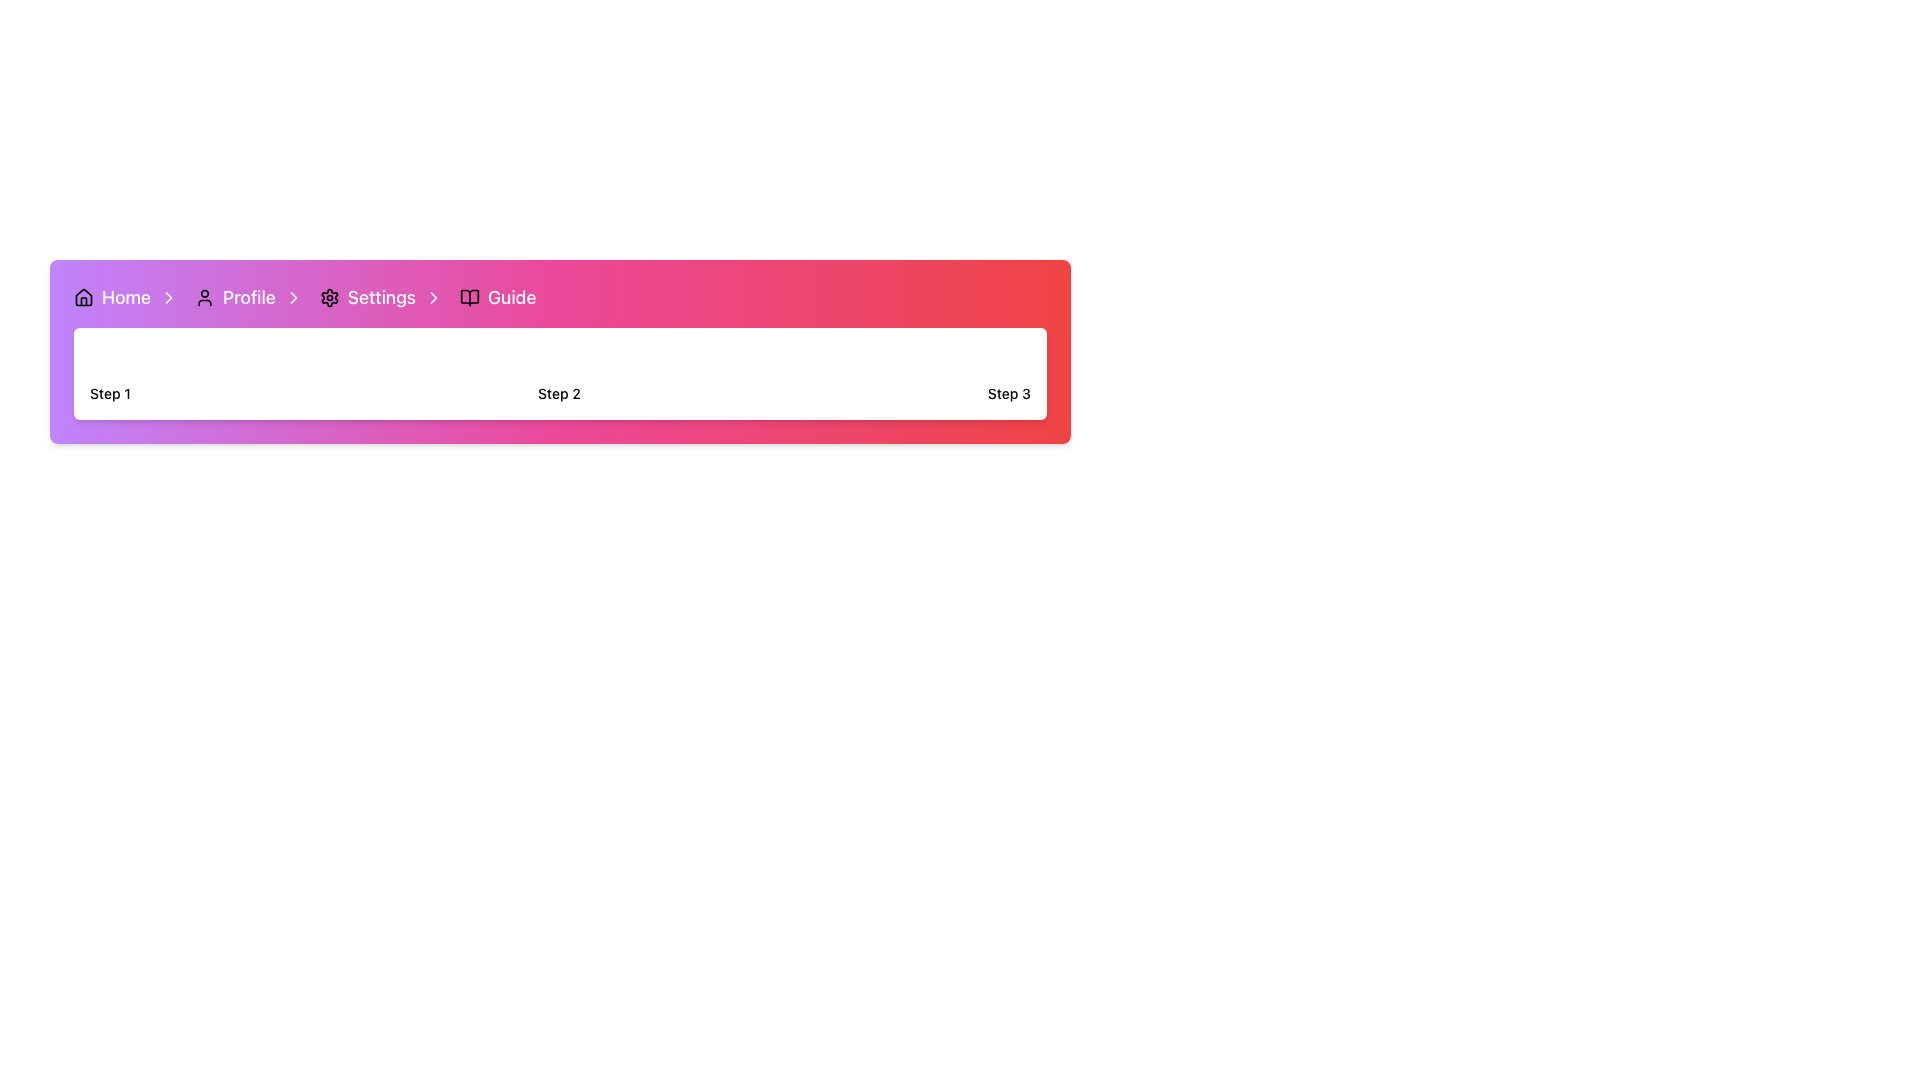 The height and width of the screenshot is (1080, 1920). I want to click on the SVG graphical icon associated with the 'Guide' label in the breadcrumb navigation for navigation, so click(469, 297).